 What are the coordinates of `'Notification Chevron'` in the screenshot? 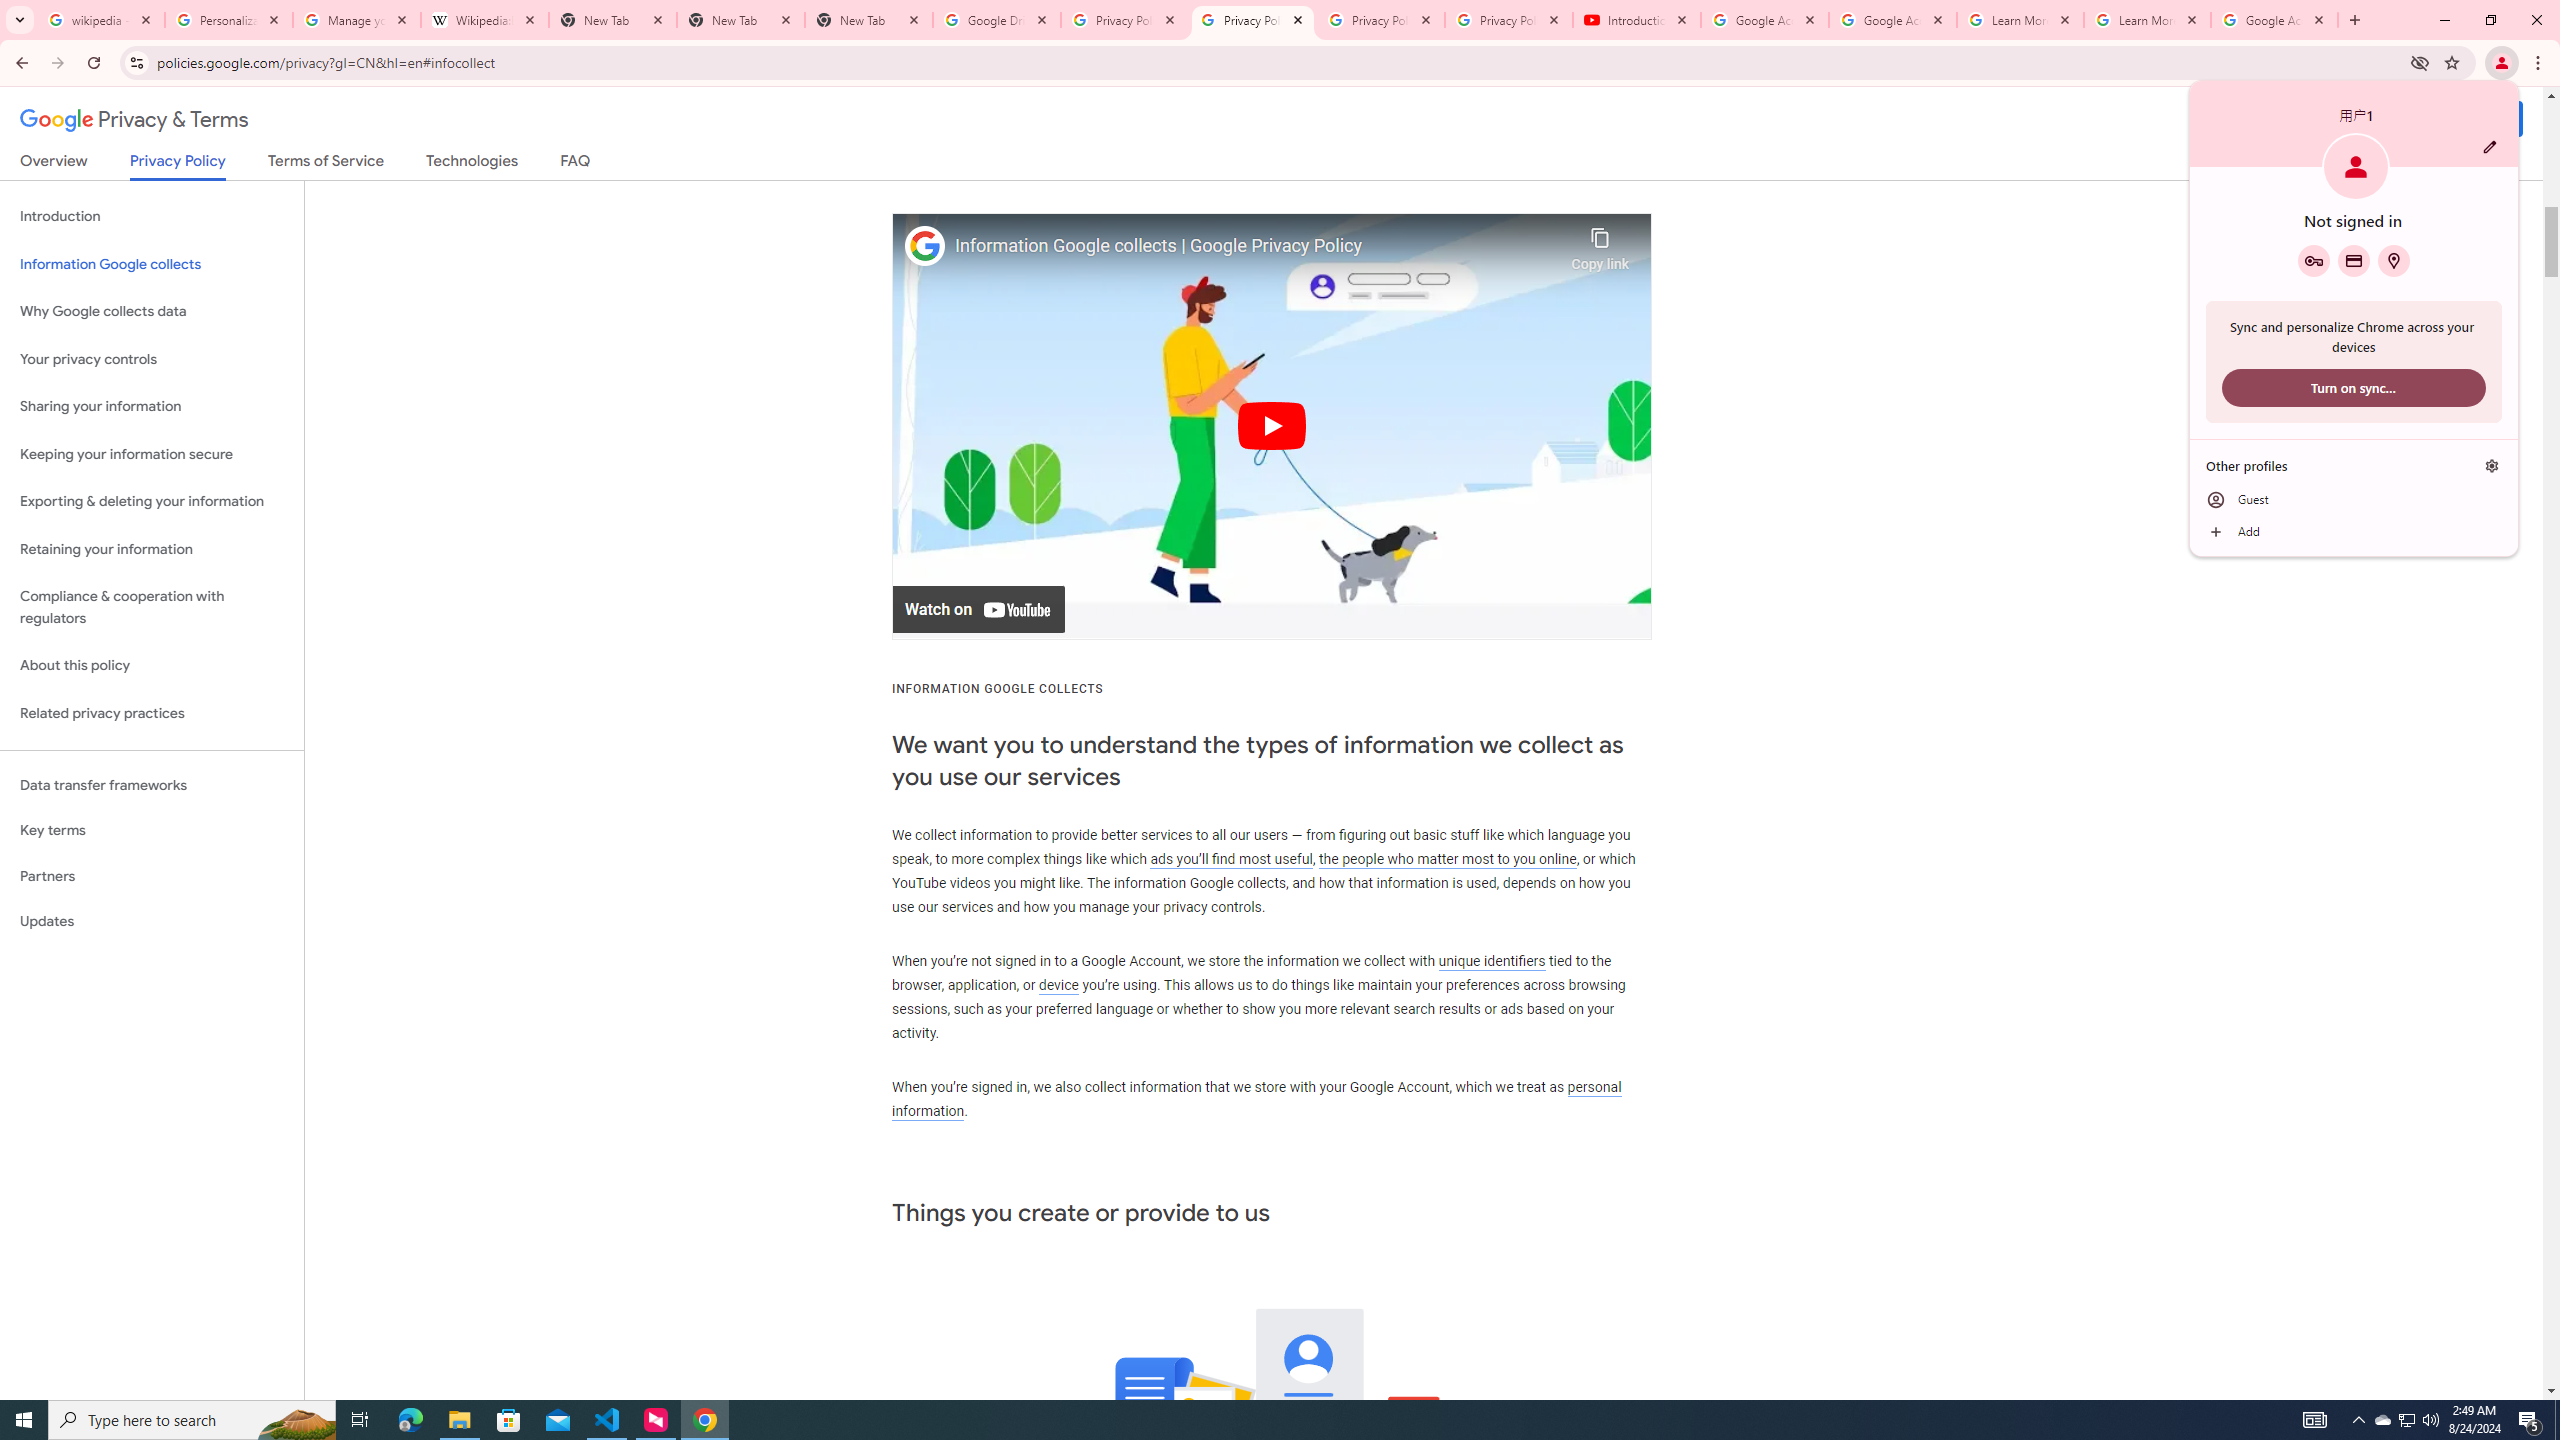 It's located at (2359, 1418).